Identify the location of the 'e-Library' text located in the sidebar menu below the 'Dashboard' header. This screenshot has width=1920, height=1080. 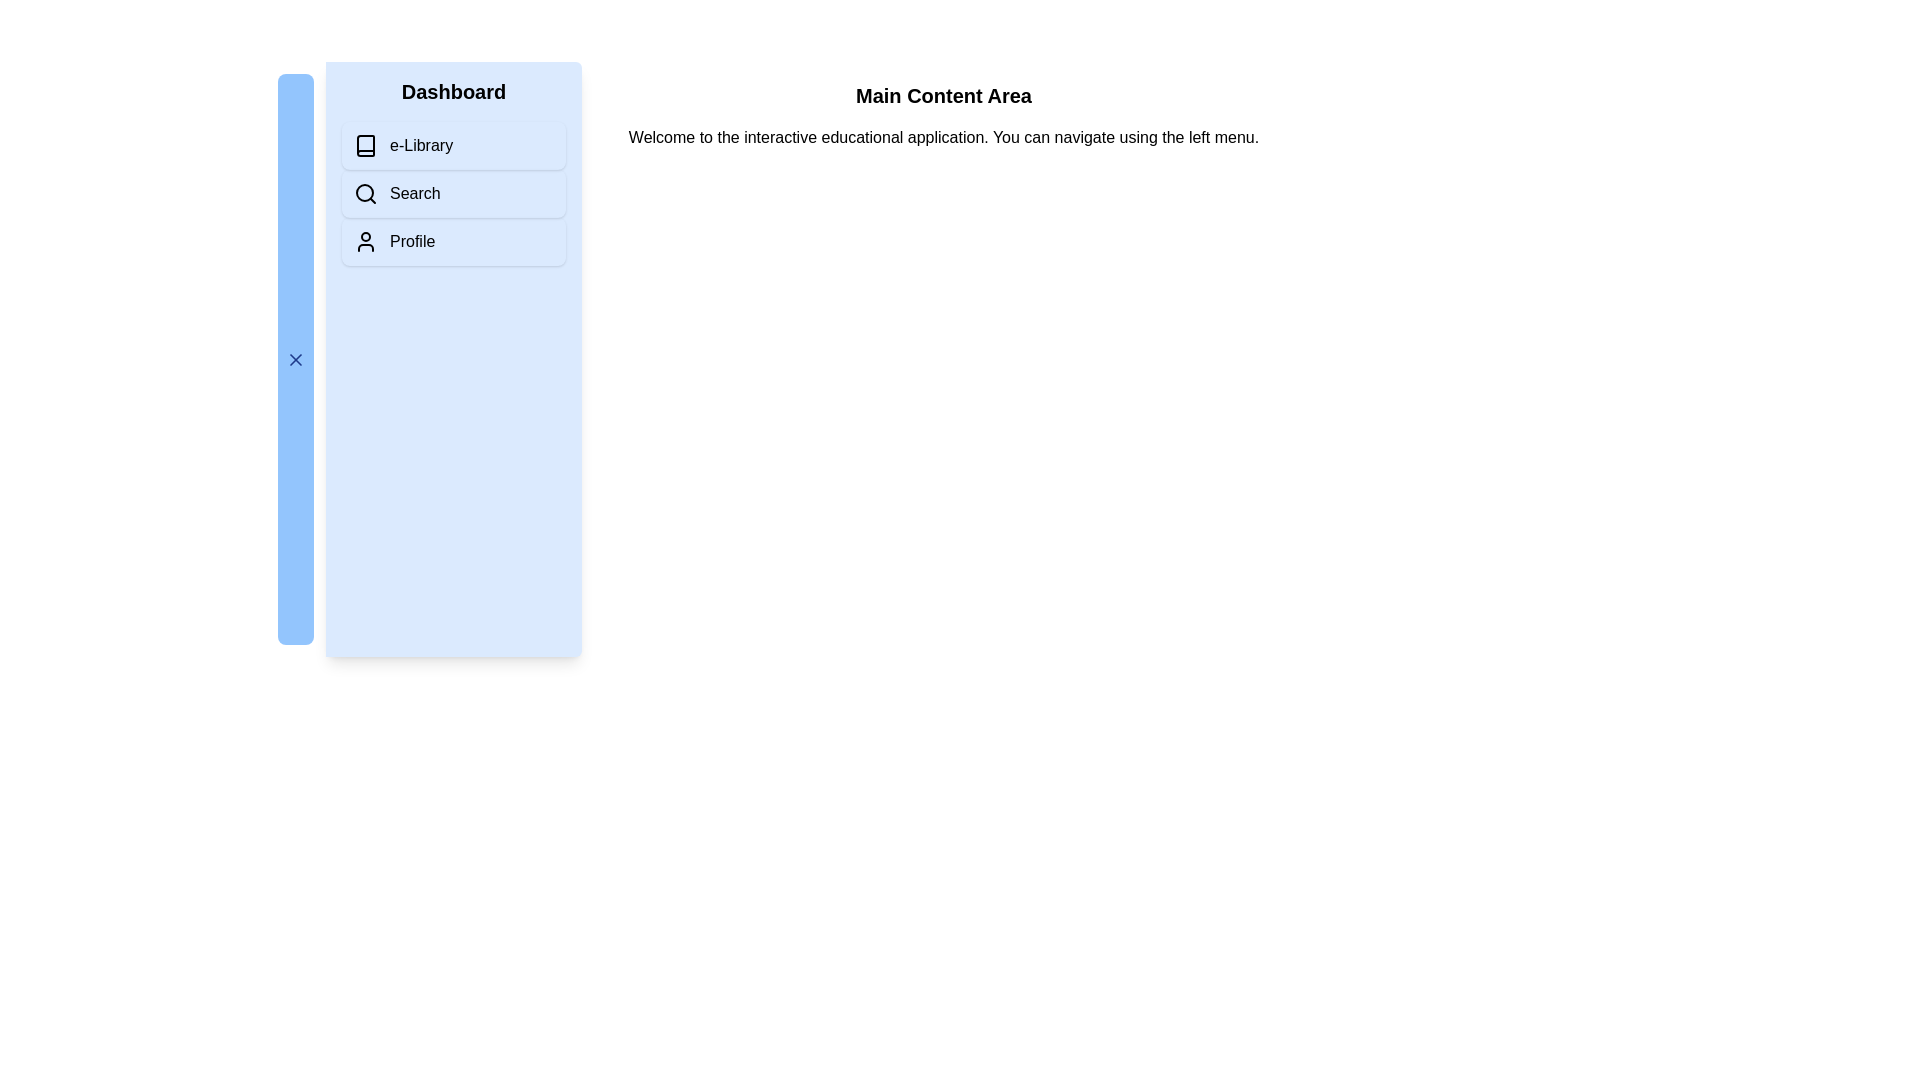
(420, 145).